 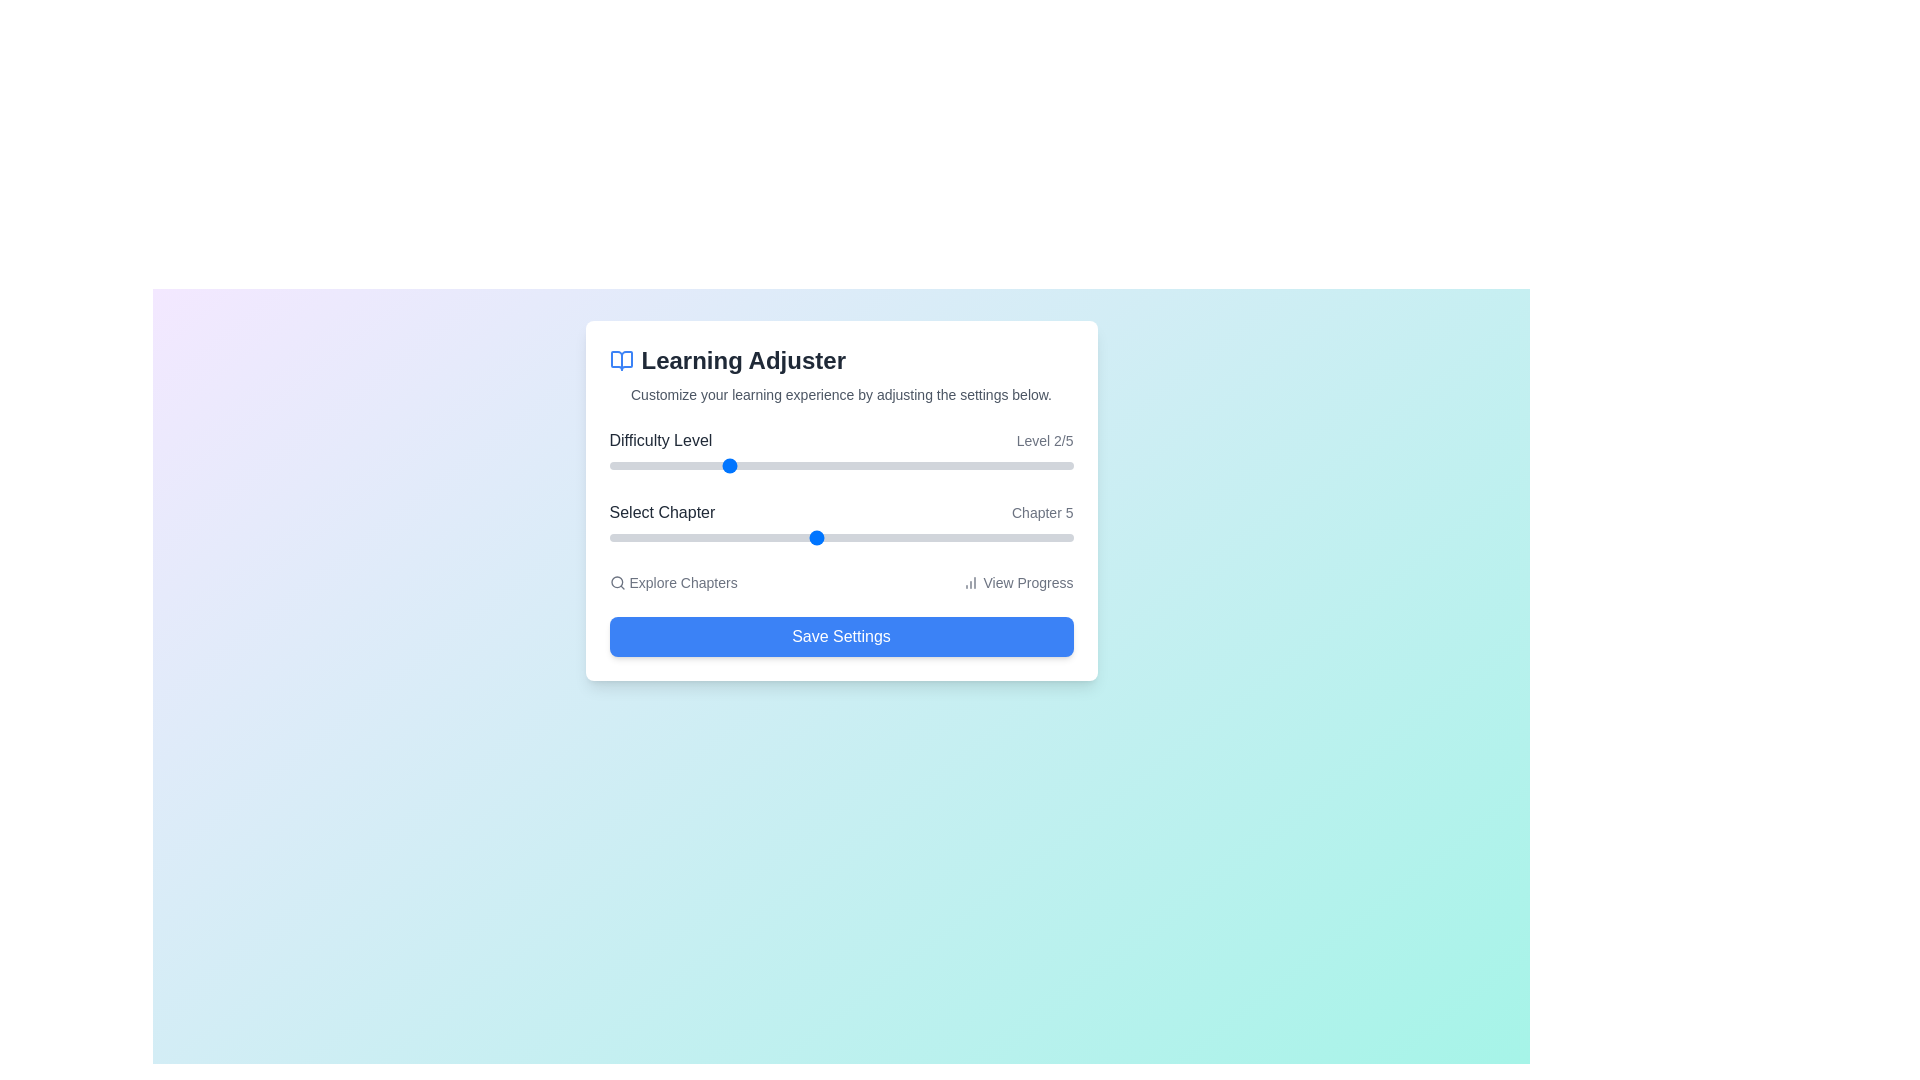 What do you see at coordinates (608, 536) in the screenshot?
I see `the chapter` at bounding box center [608, 536].